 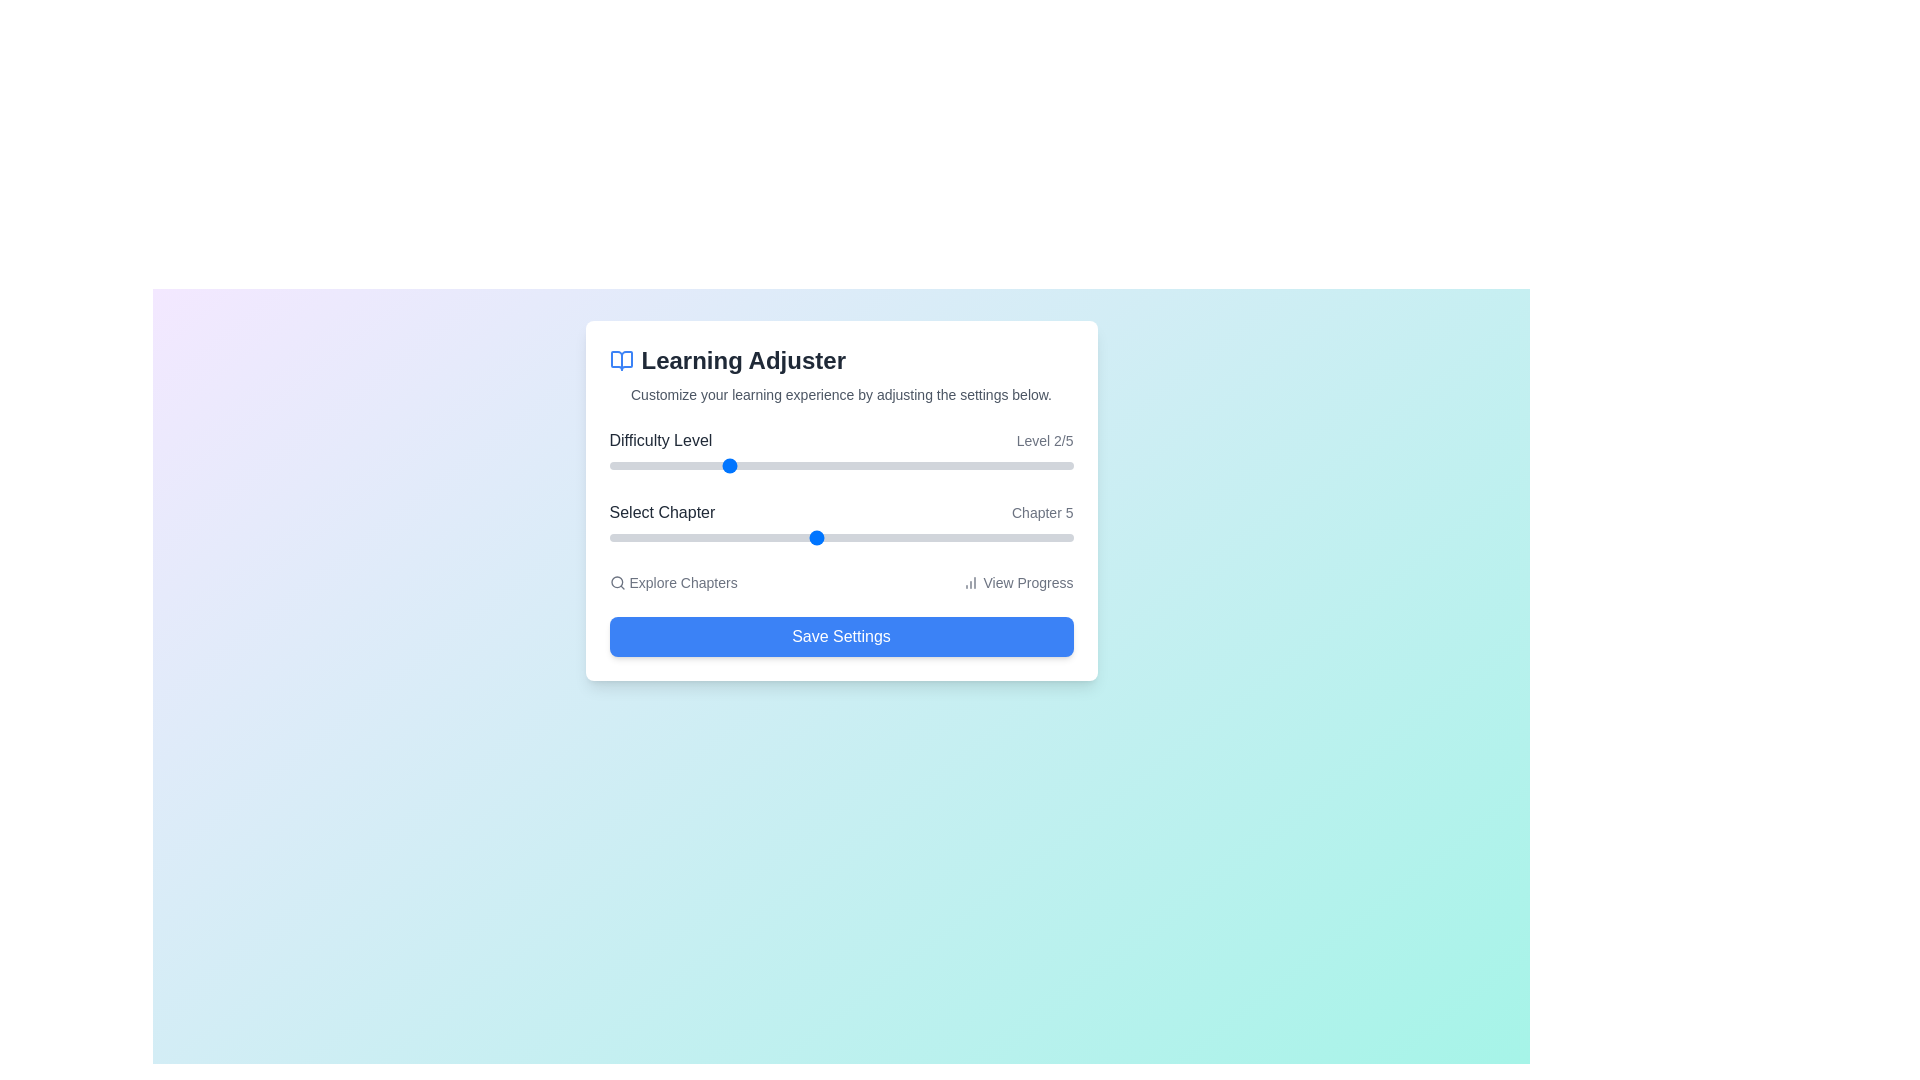 What do you see at coordinates (608, 536) in the screenshot?
I see `the chapter` at bounding box center [608, 536].